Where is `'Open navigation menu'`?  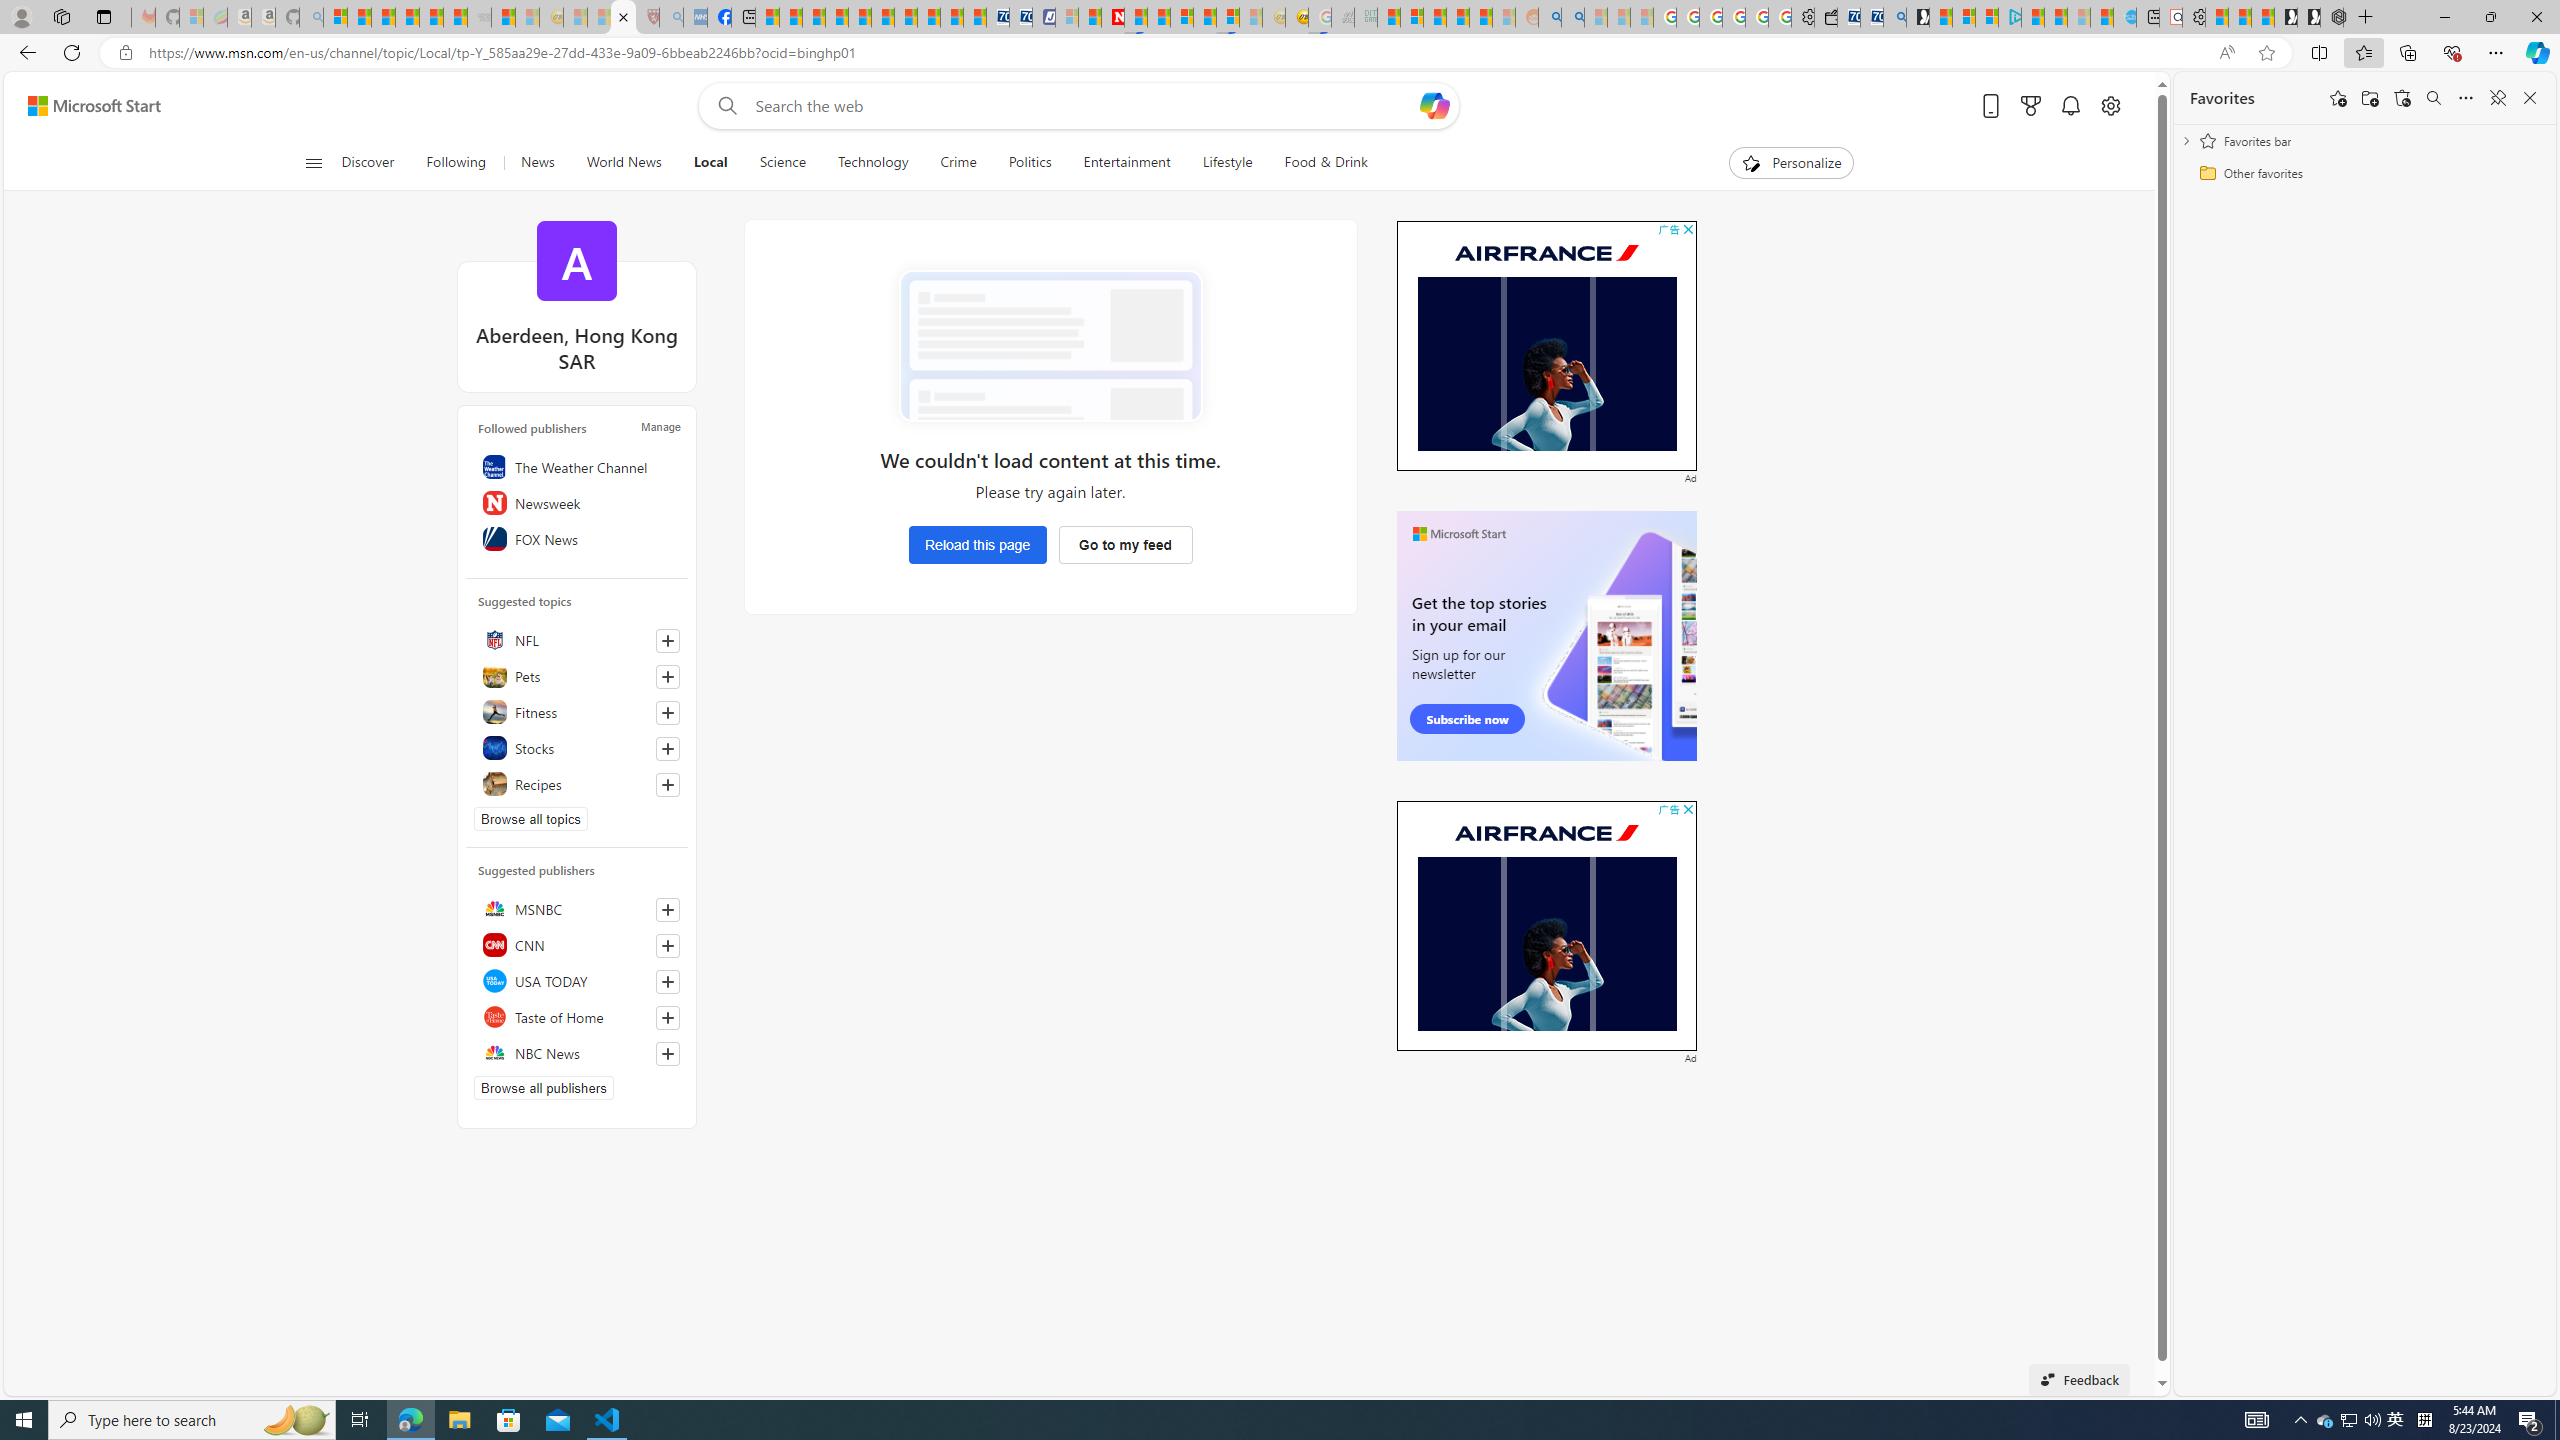 'Open navigation menu' is located at coordinates (313, 161).